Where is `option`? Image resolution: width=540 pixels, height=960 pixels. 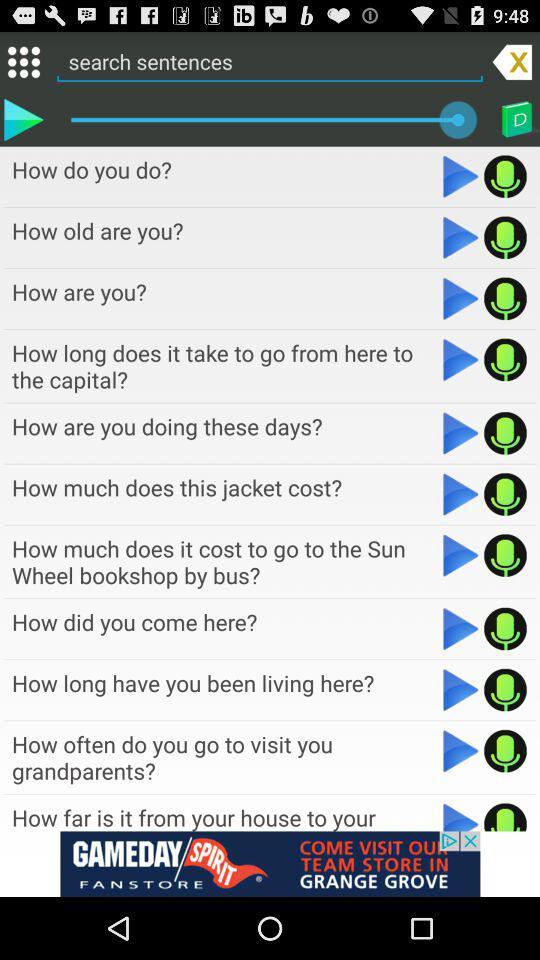
option is located at coordinates (504, 690).